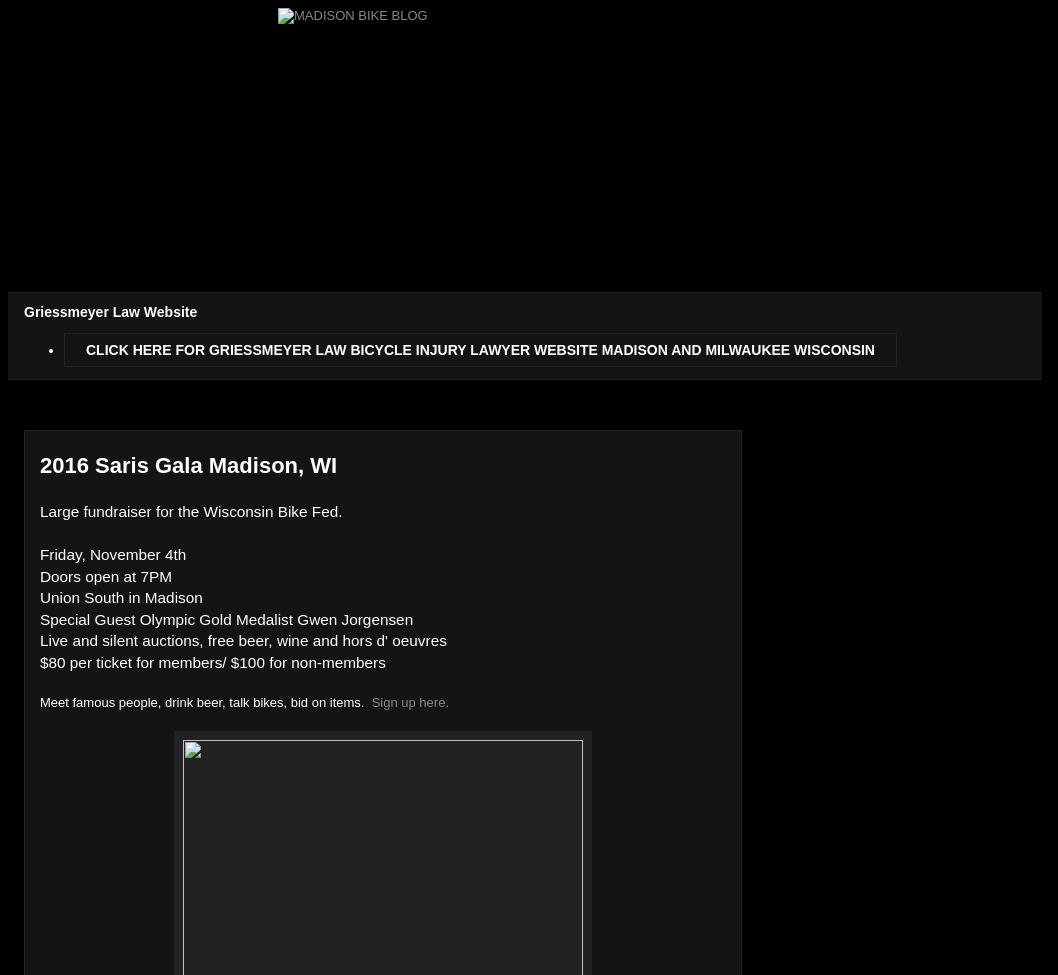  Describe the element at coordinates (111, 553) in the screenshot. I see `'Friday, November 4th'` at that location.